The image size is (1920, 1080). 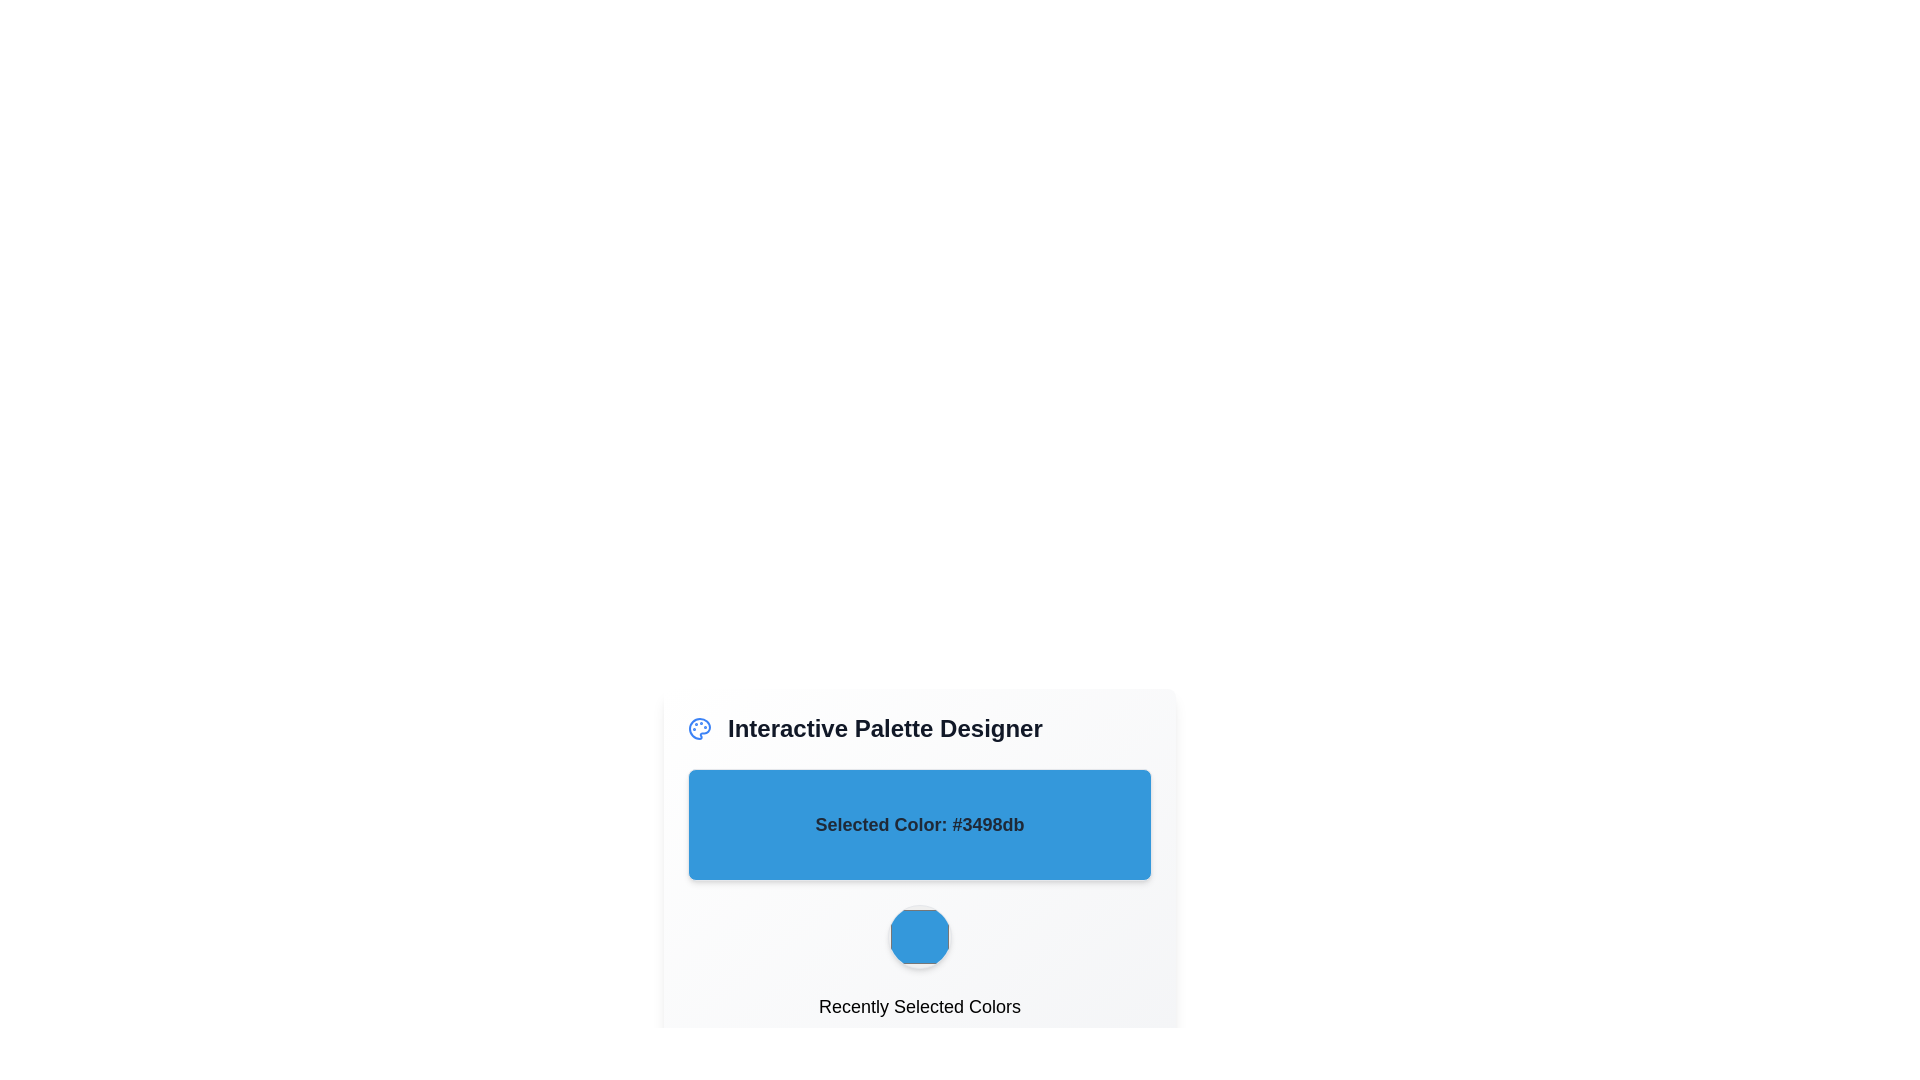 What do you see at coordinates (884, 729) in the screenshot?
I see `the text label displaying 'Interactive Palette Designer', which is prominently positioned in the header section with a bold, large font in dark gray color` at bounding box center [884, 729].